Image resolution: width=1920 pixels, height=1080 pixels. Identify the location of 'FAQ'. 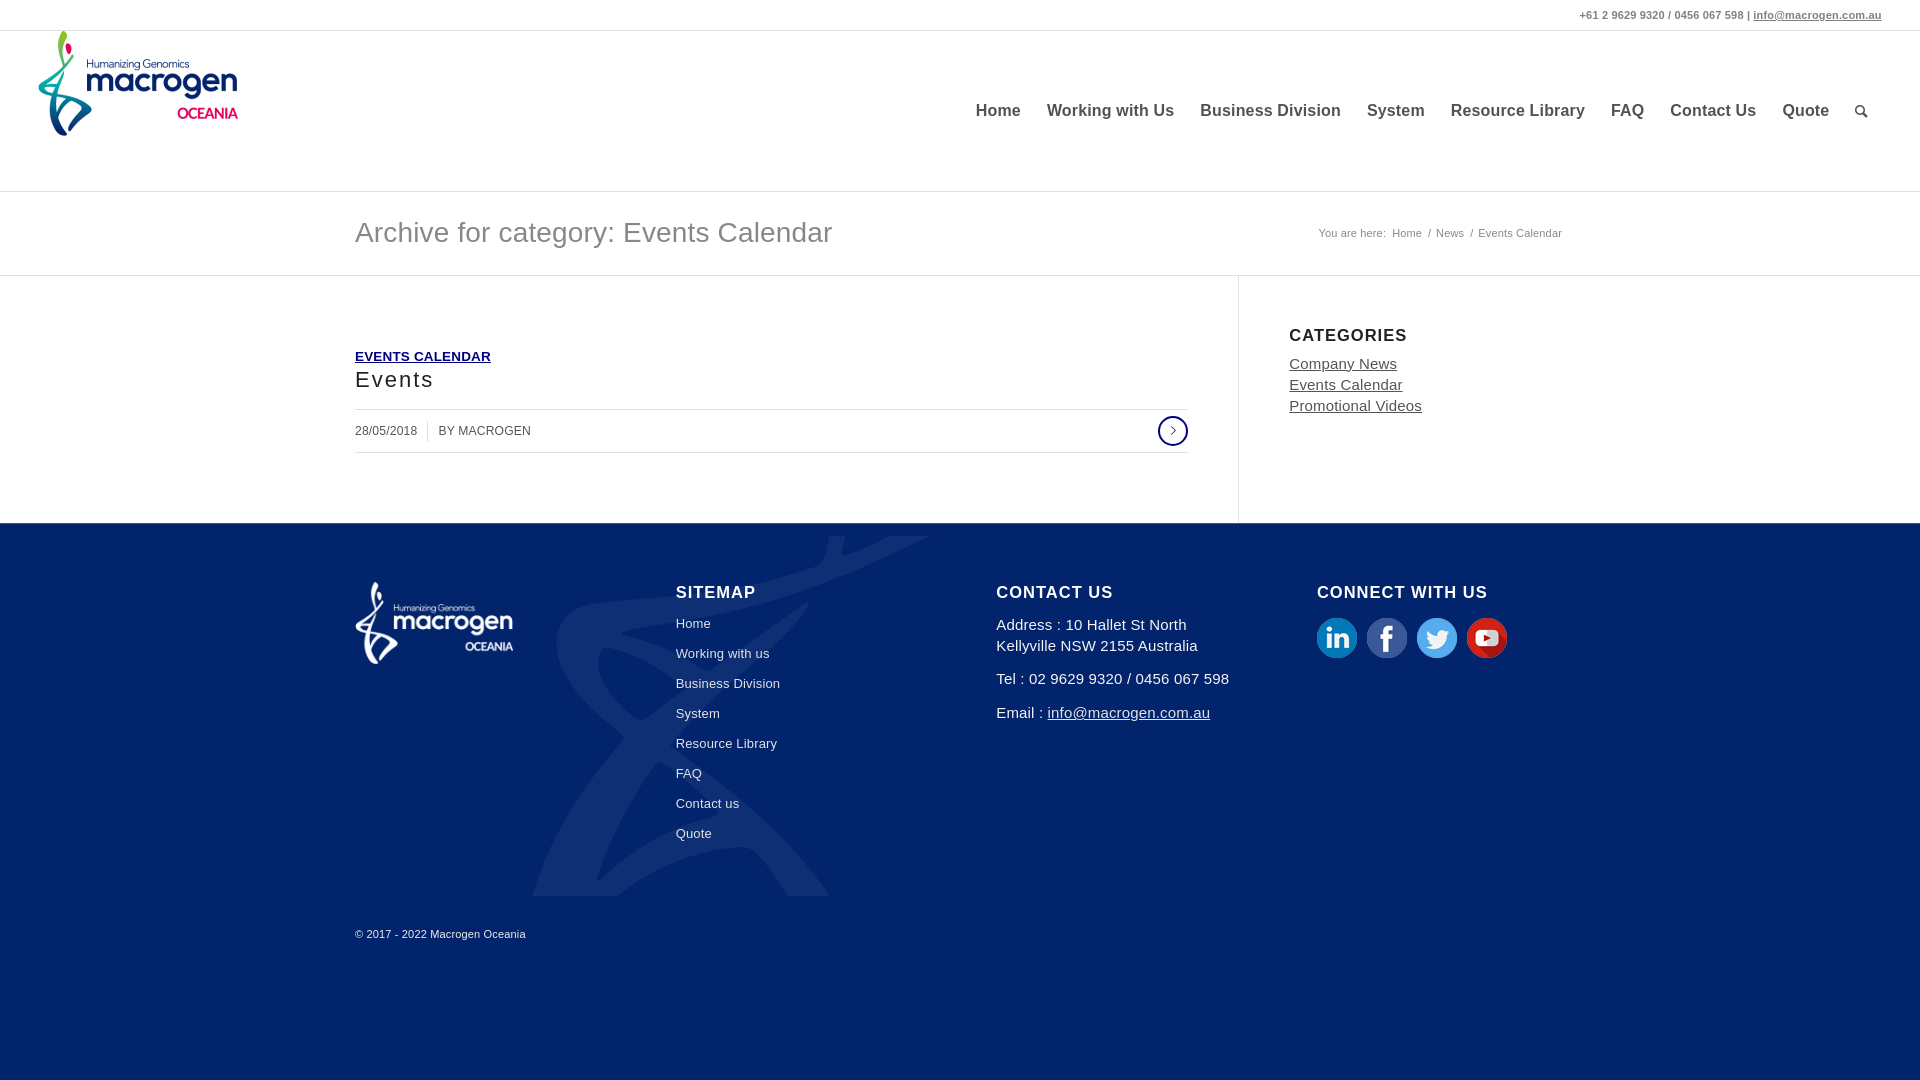
(1627, 111).